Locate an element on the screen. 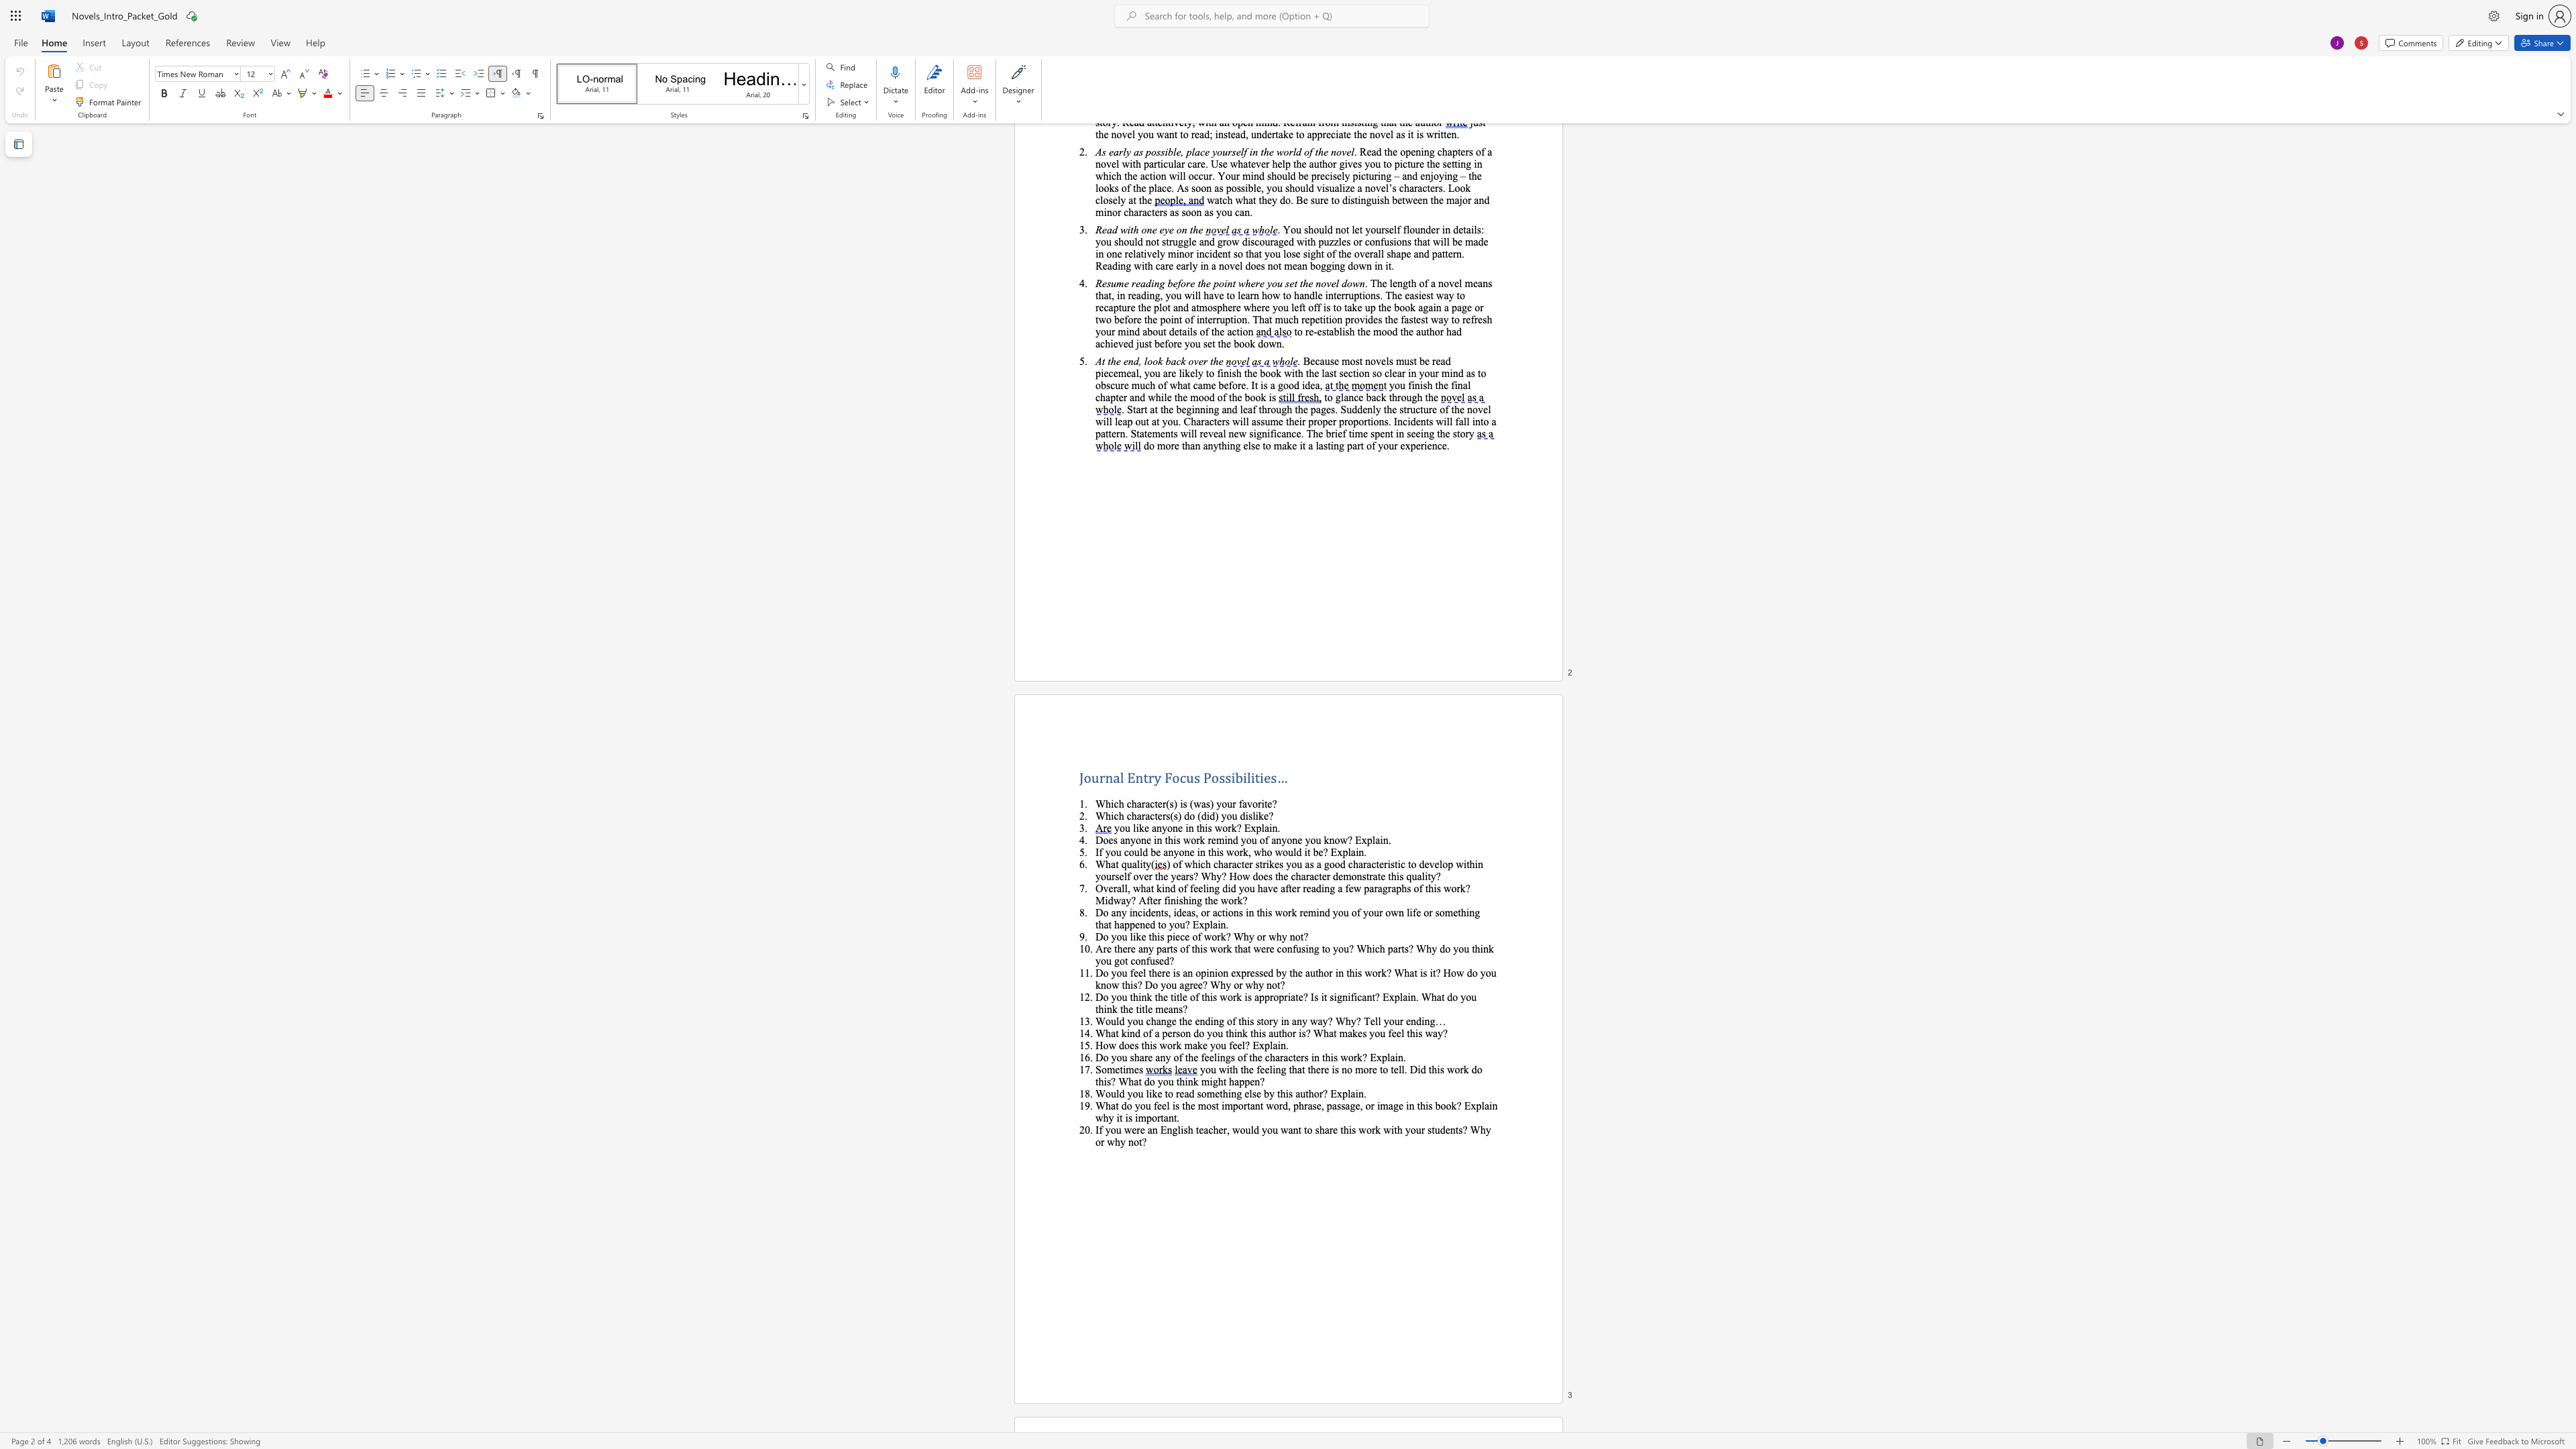 This screenshot has width=2576, height=1449. the subset text "s) is (was) your favorite?" within the text "Which character(s) is (was) your favorite?" is located at coordinates (1168, 804).